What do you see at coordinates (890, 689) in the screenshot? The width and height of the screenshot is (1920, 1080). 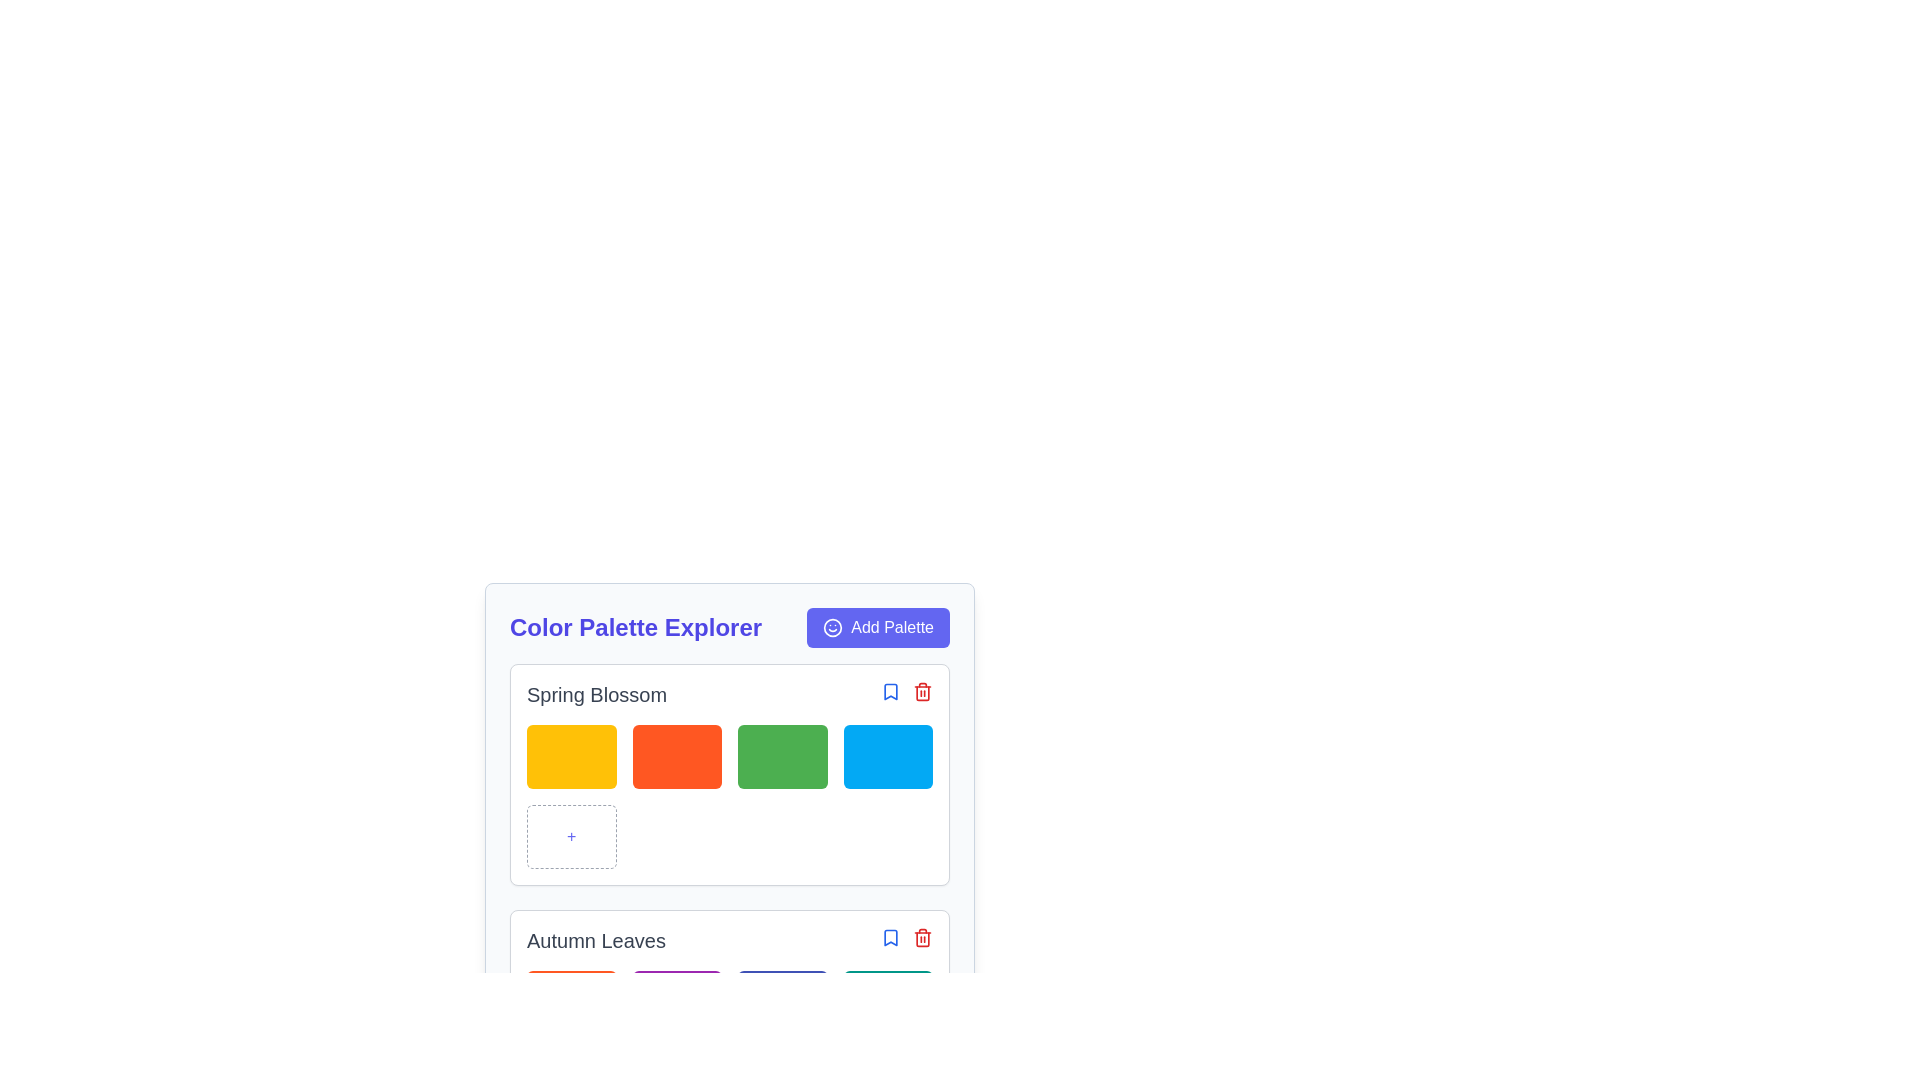 I see `the icon button located within the 'Spring Blossom' palette, positioned to the left of the red delete icon` at bounding box center [890, 689].